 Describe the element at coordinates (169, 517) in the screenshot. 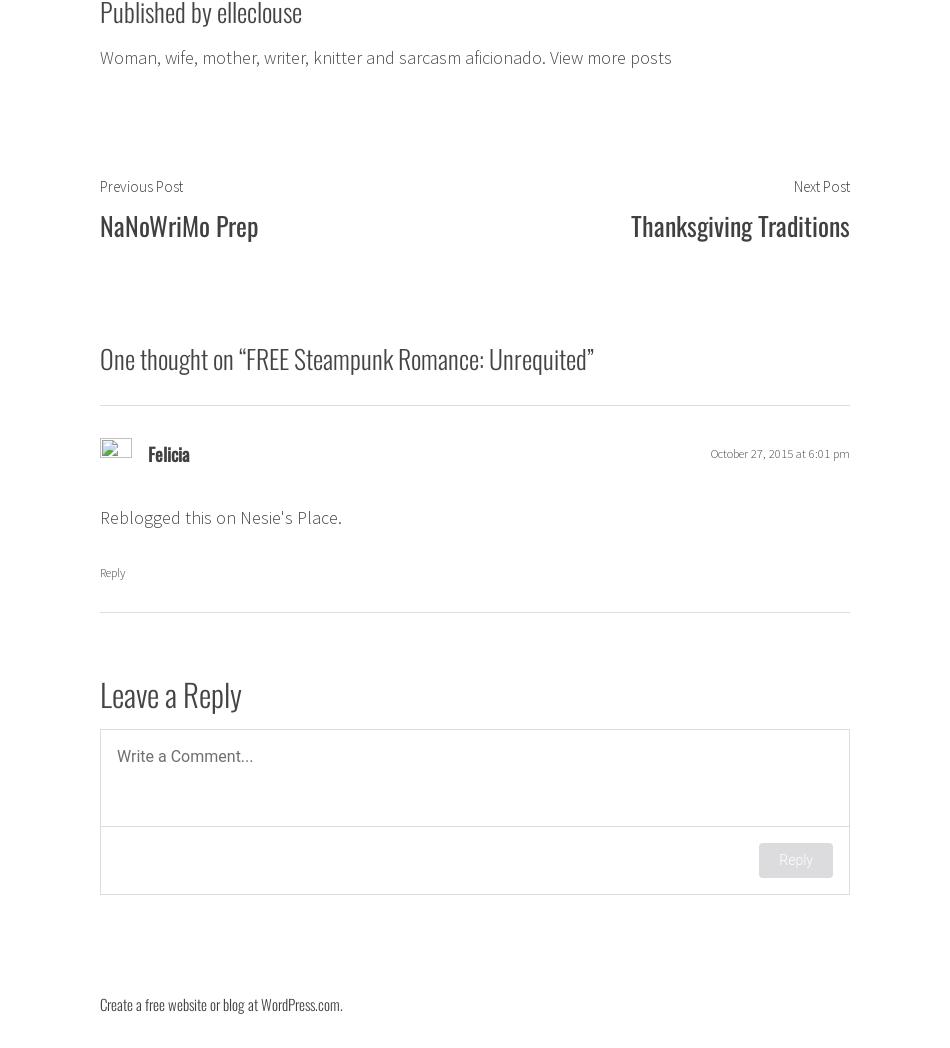

I see `'Reblogged this on'` at that location.